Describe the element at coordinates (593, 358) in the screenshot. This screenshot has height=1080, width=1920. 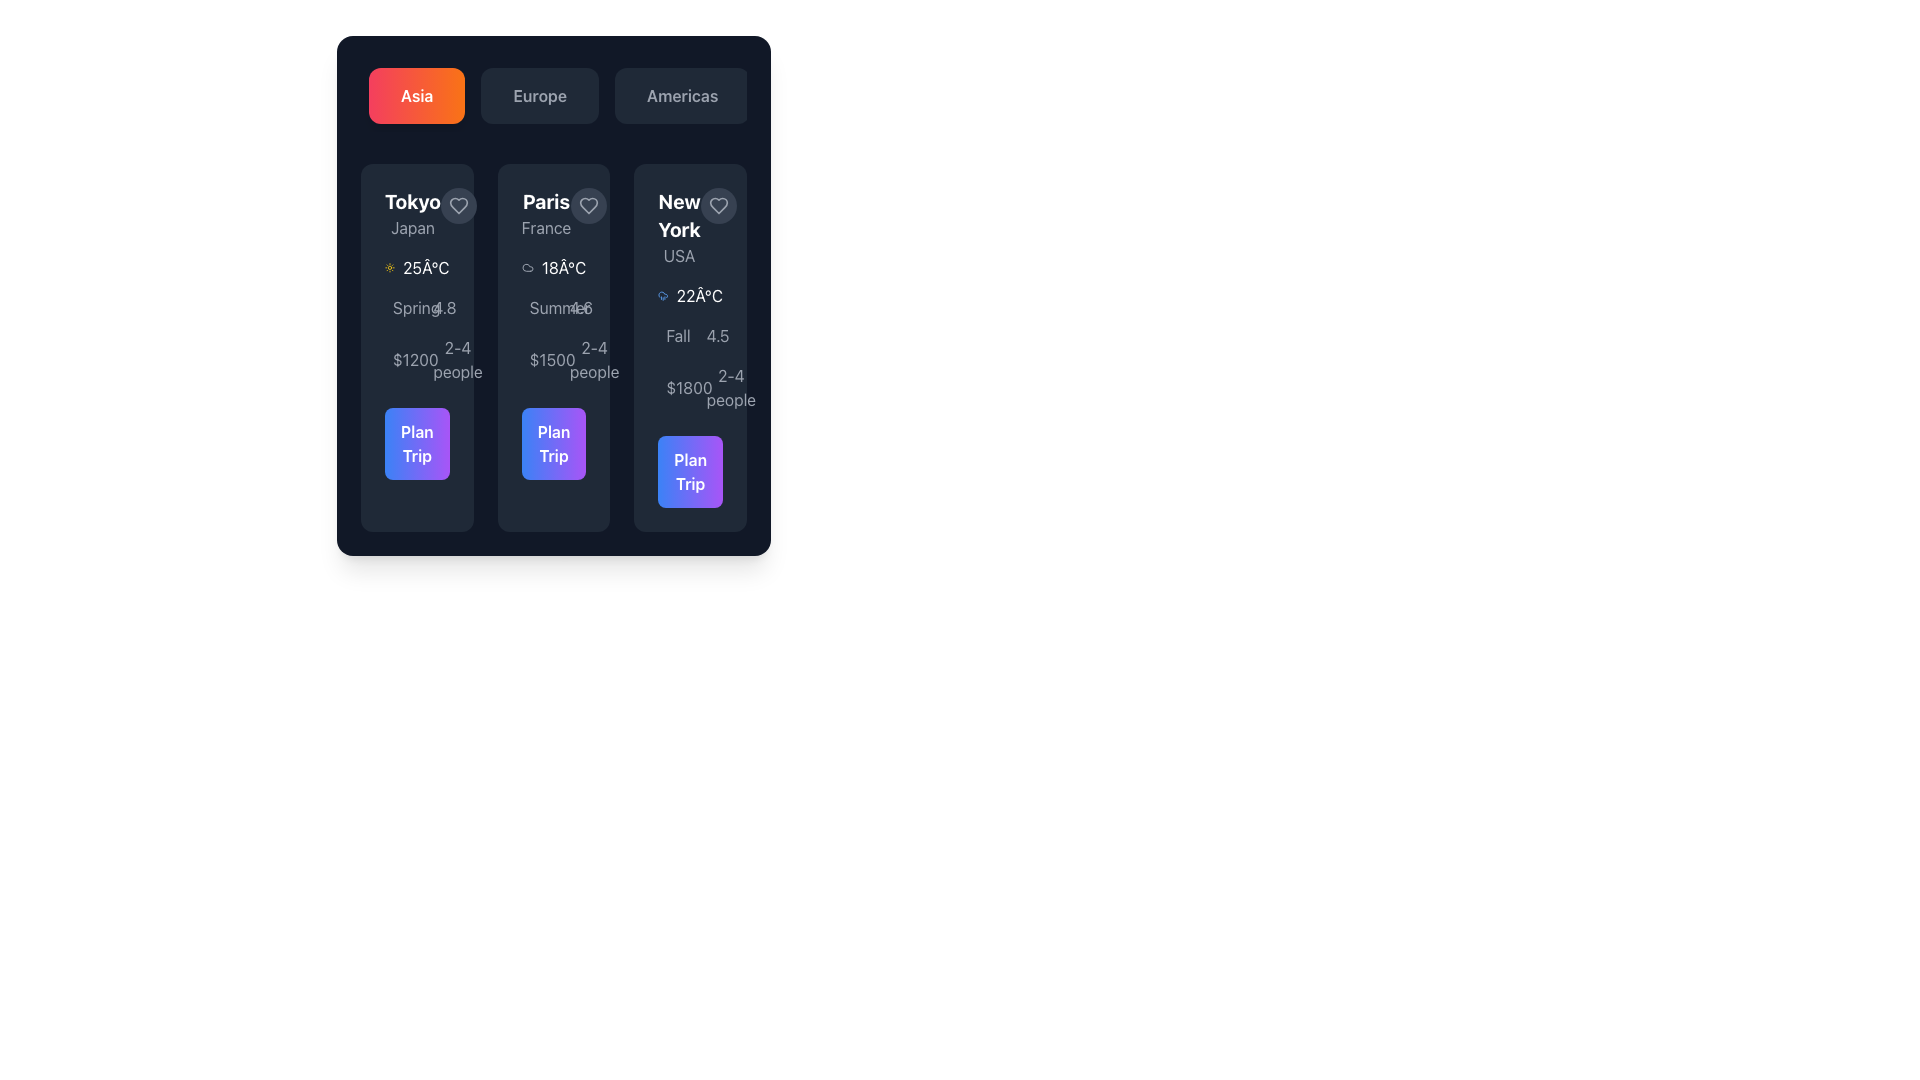
I see `the static text displaying '2-4 people' which indicates group capacity and is styled in gray, located in the Paris column above the 'Plan Trip' button` at that location.